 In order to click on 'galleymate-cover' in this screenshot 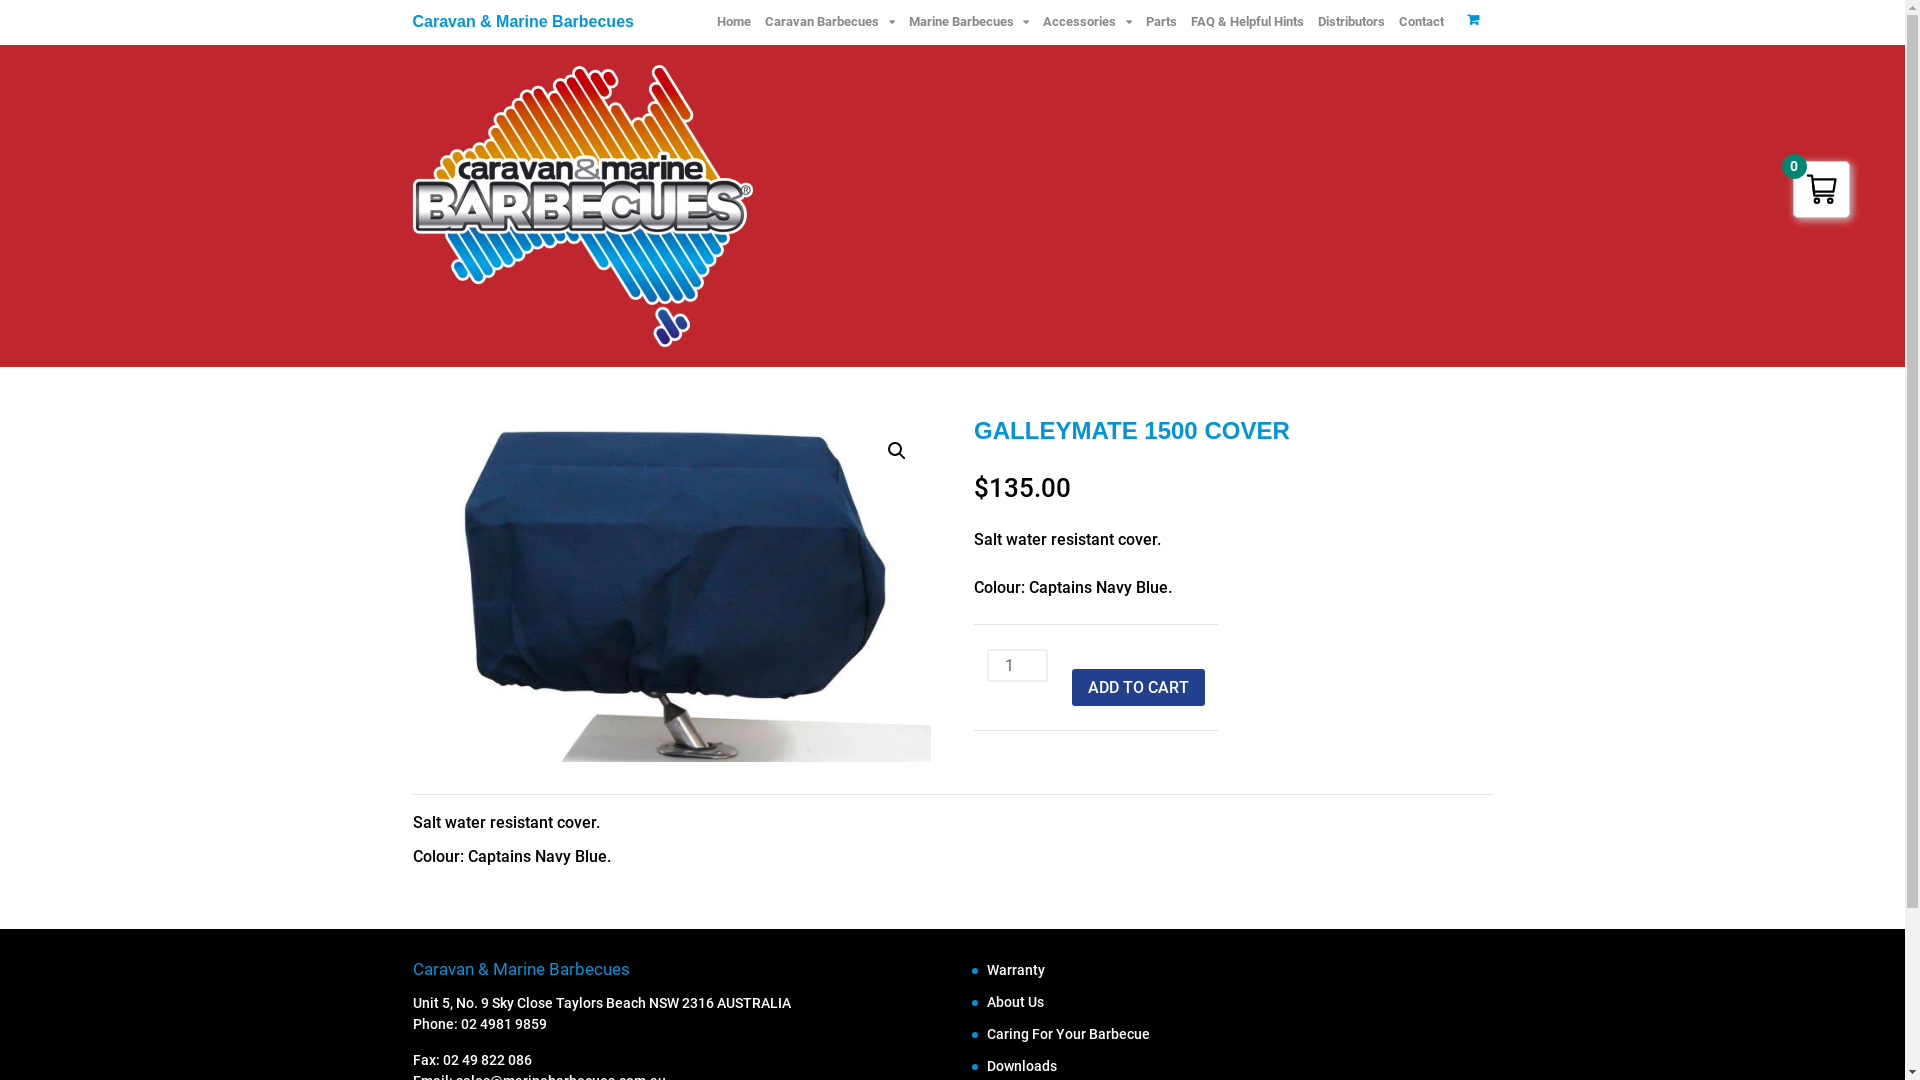, I will do `click(671, 589)`.